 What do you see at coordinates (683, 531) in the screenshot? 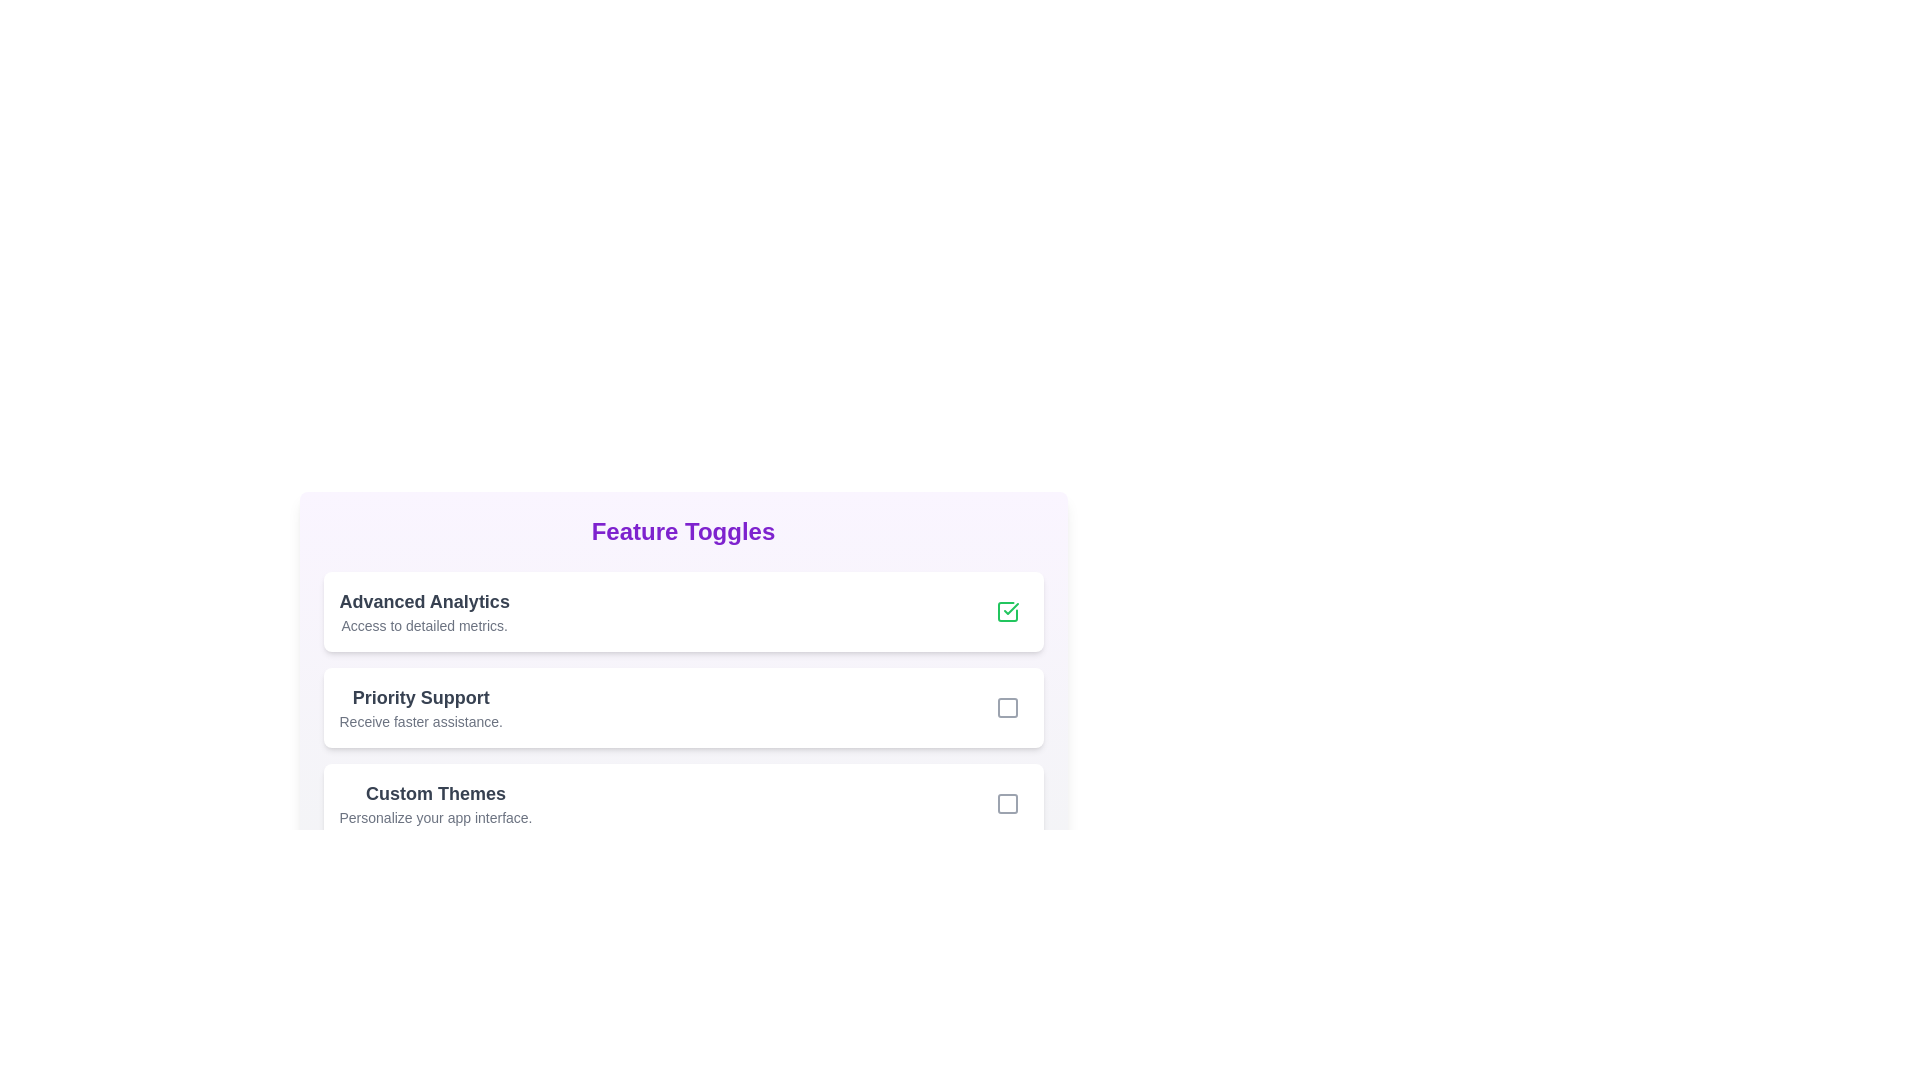
I see `the 'Feature Toggles' header text display element` at bounding box center [683, 531].